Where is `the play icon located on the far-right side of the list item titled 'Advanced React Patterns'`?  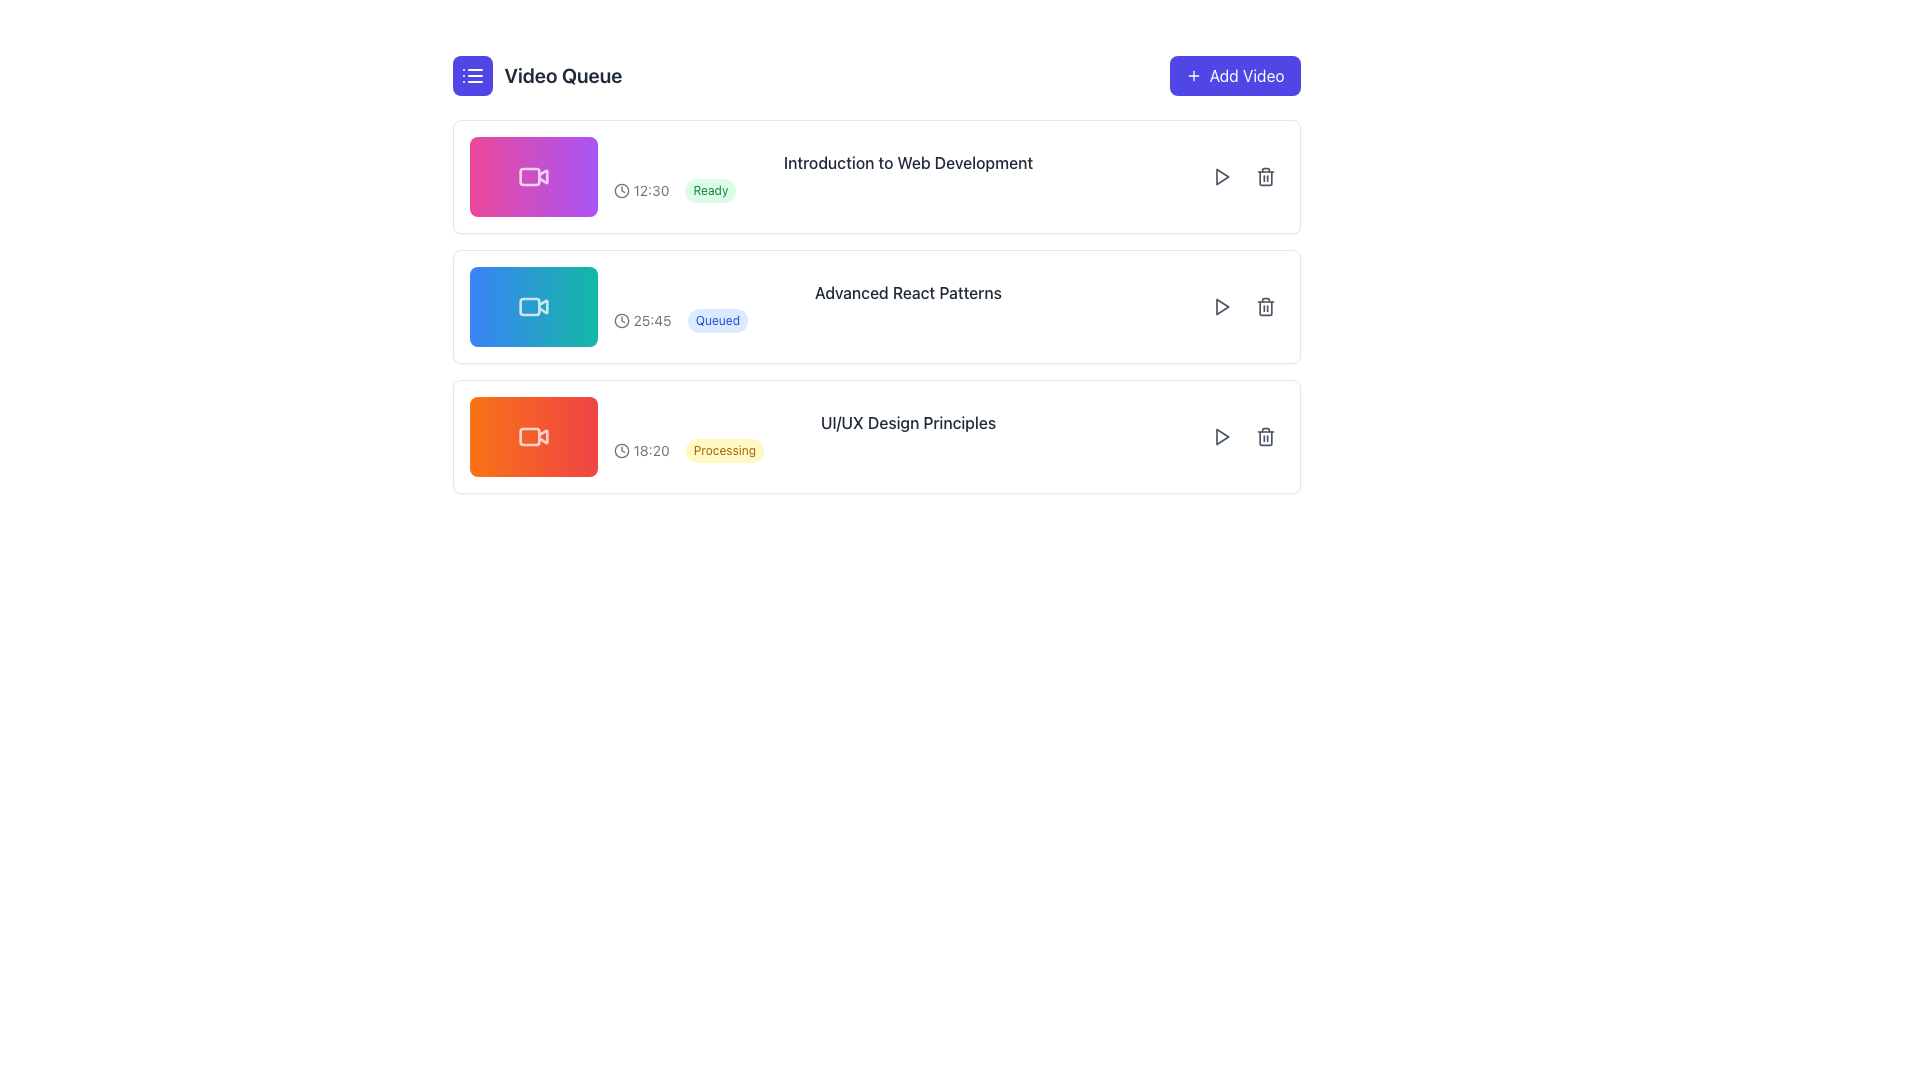
the play icon located on the far-right side of the list item titled 'Advanced React Patterns' is located at coordinates (1221, 307).